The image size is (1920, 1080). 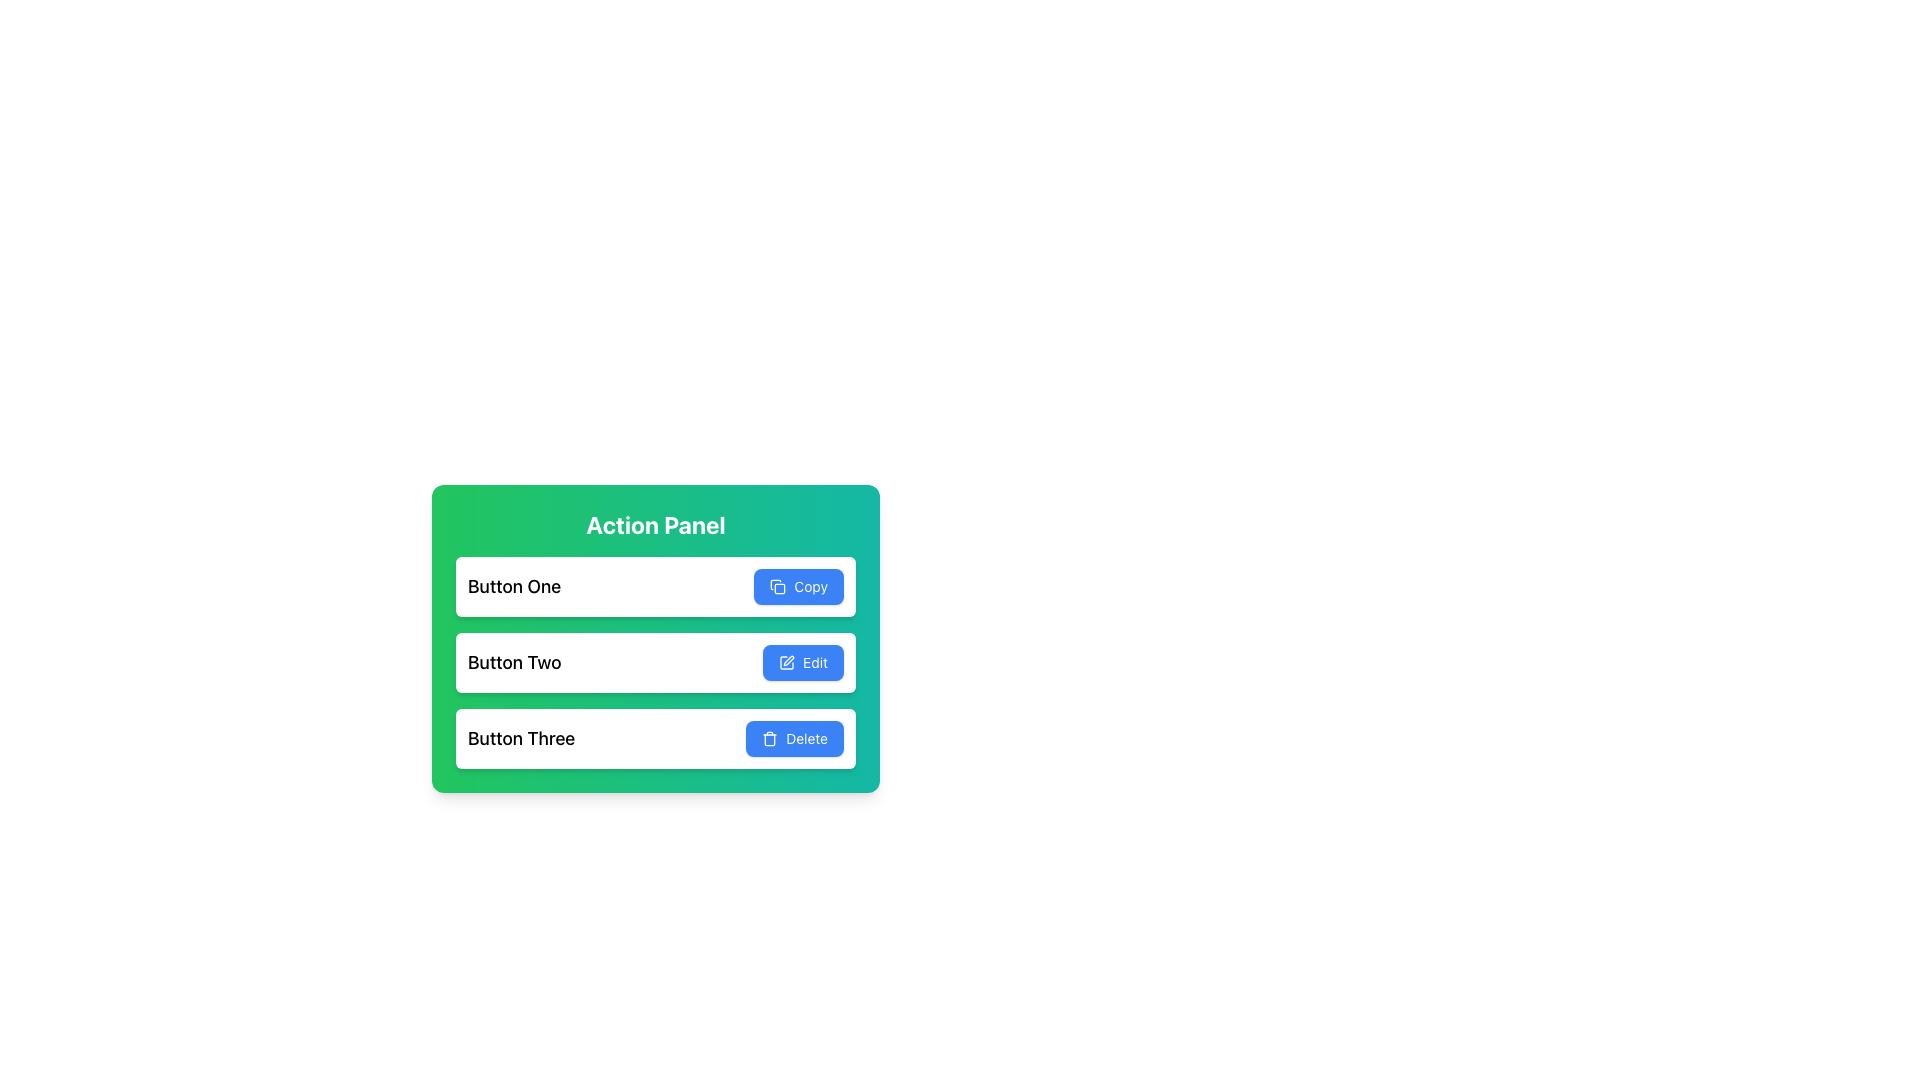 What do you see at coordinates (769, 739) in the screenshot?
I see `the trash icon on the left side of the 'Delete' button in the action panel` at bounding box center [769, 739].